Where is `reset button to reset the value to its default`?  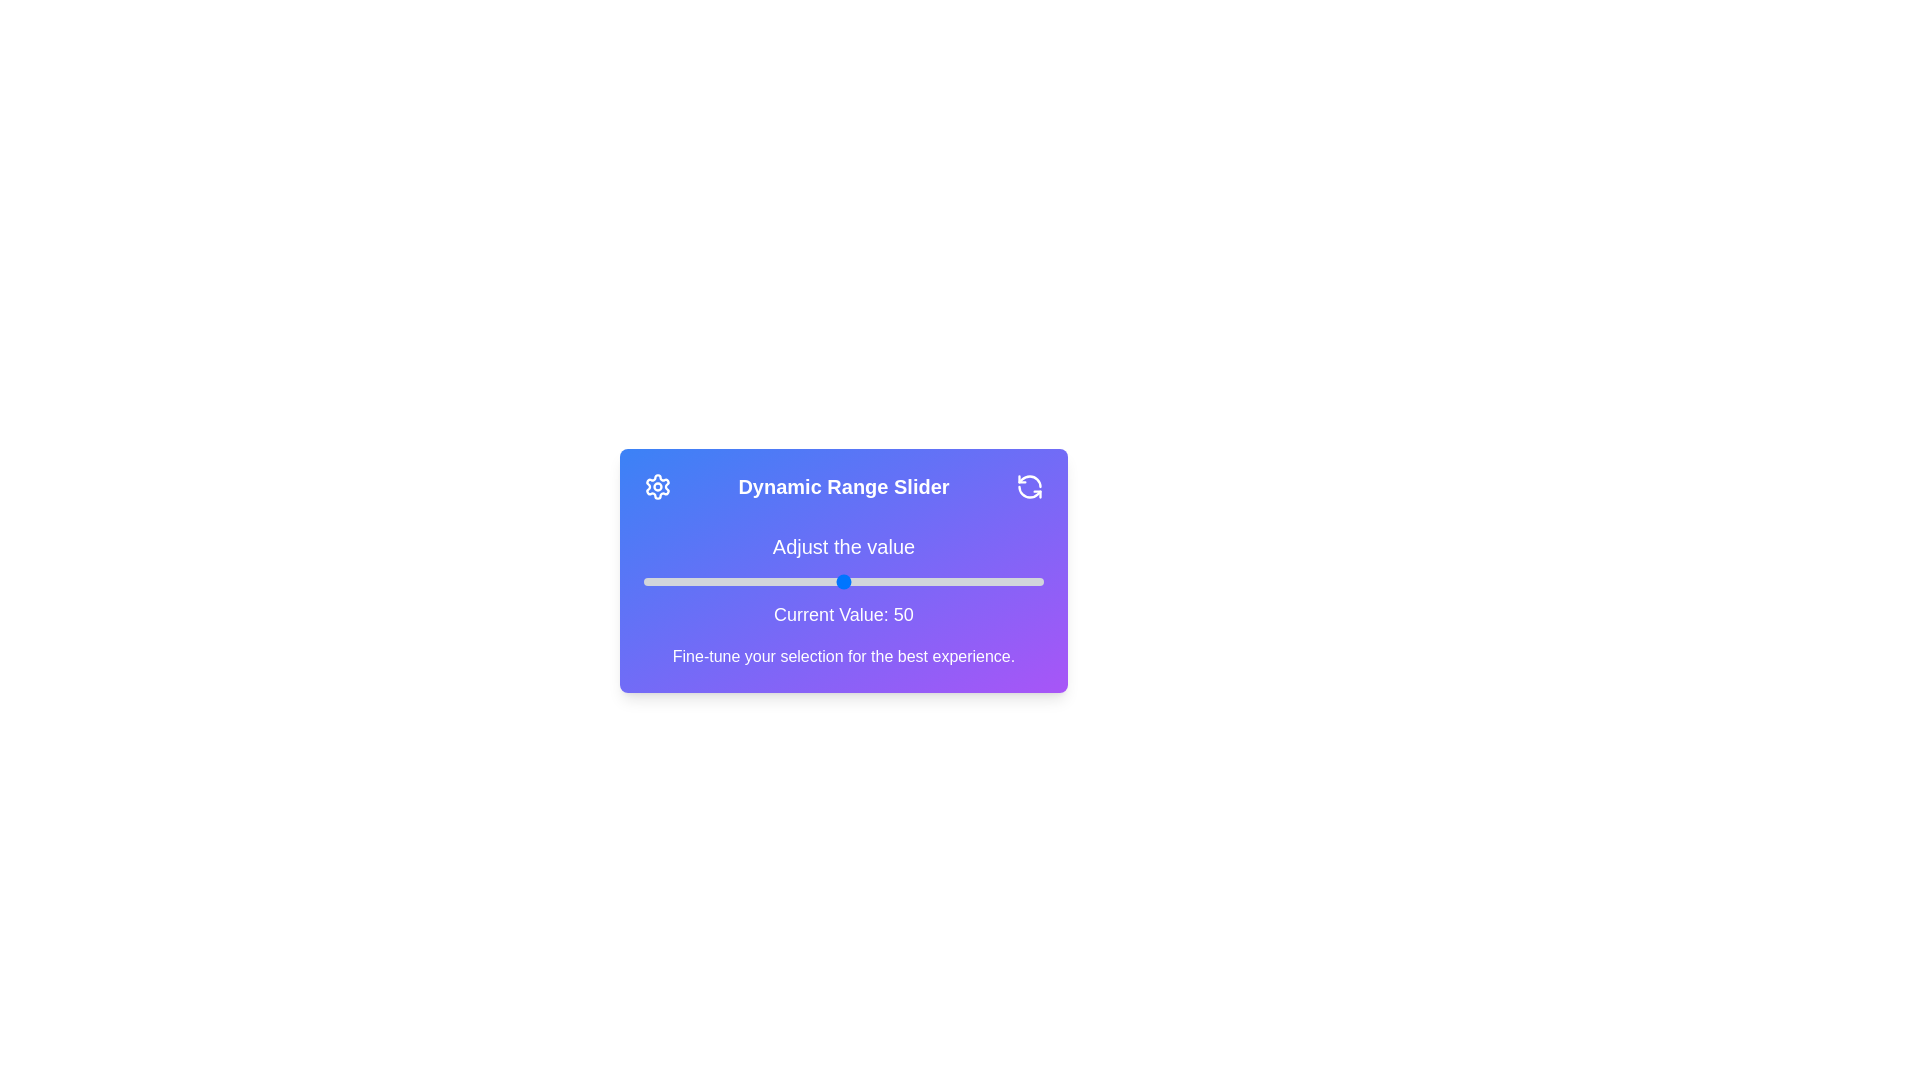
reset button to reset the value to its default is located at coordinates (1030, 486).